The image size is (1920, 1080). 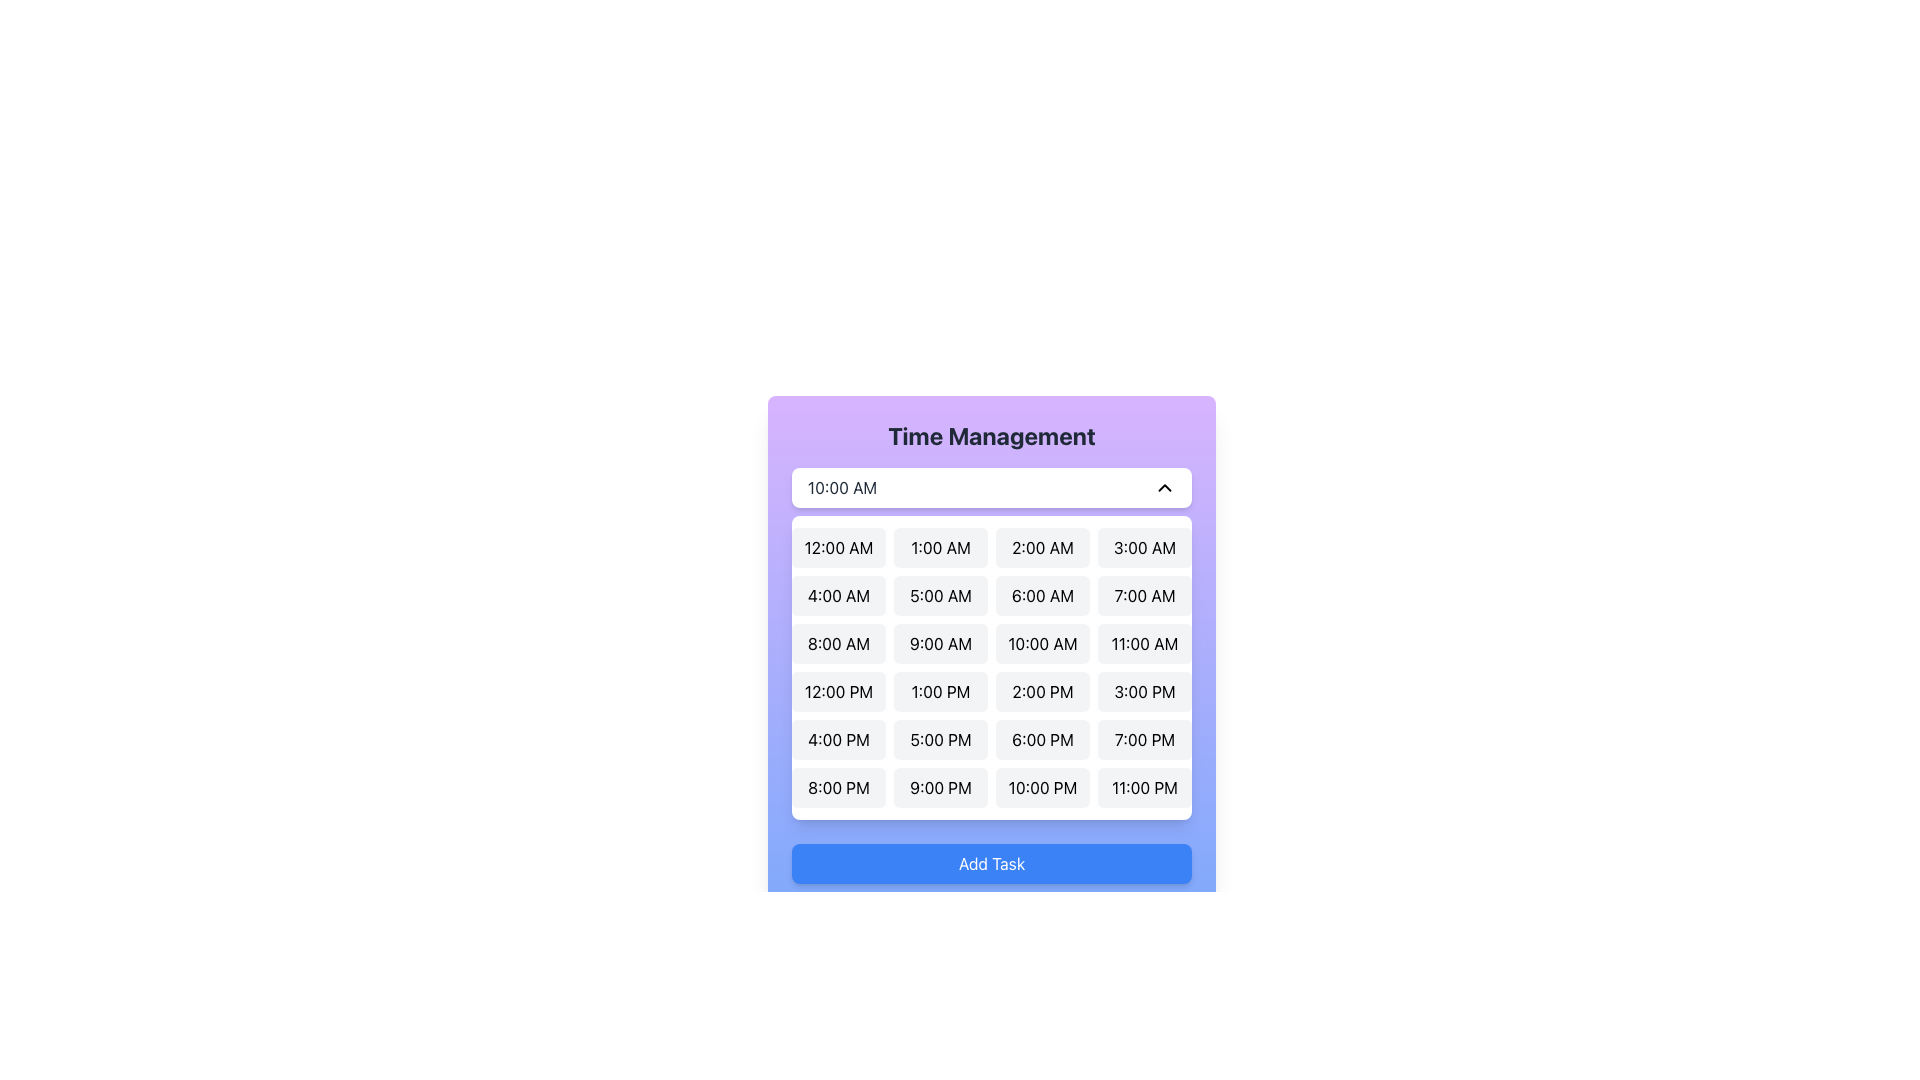 I want to click on the '11:00 AM' button, which is a rectangular button with rounded corners and a light gray background, located in the time options grid below the 'Time Management' dropdown menu, so click(x=1145, y=644).